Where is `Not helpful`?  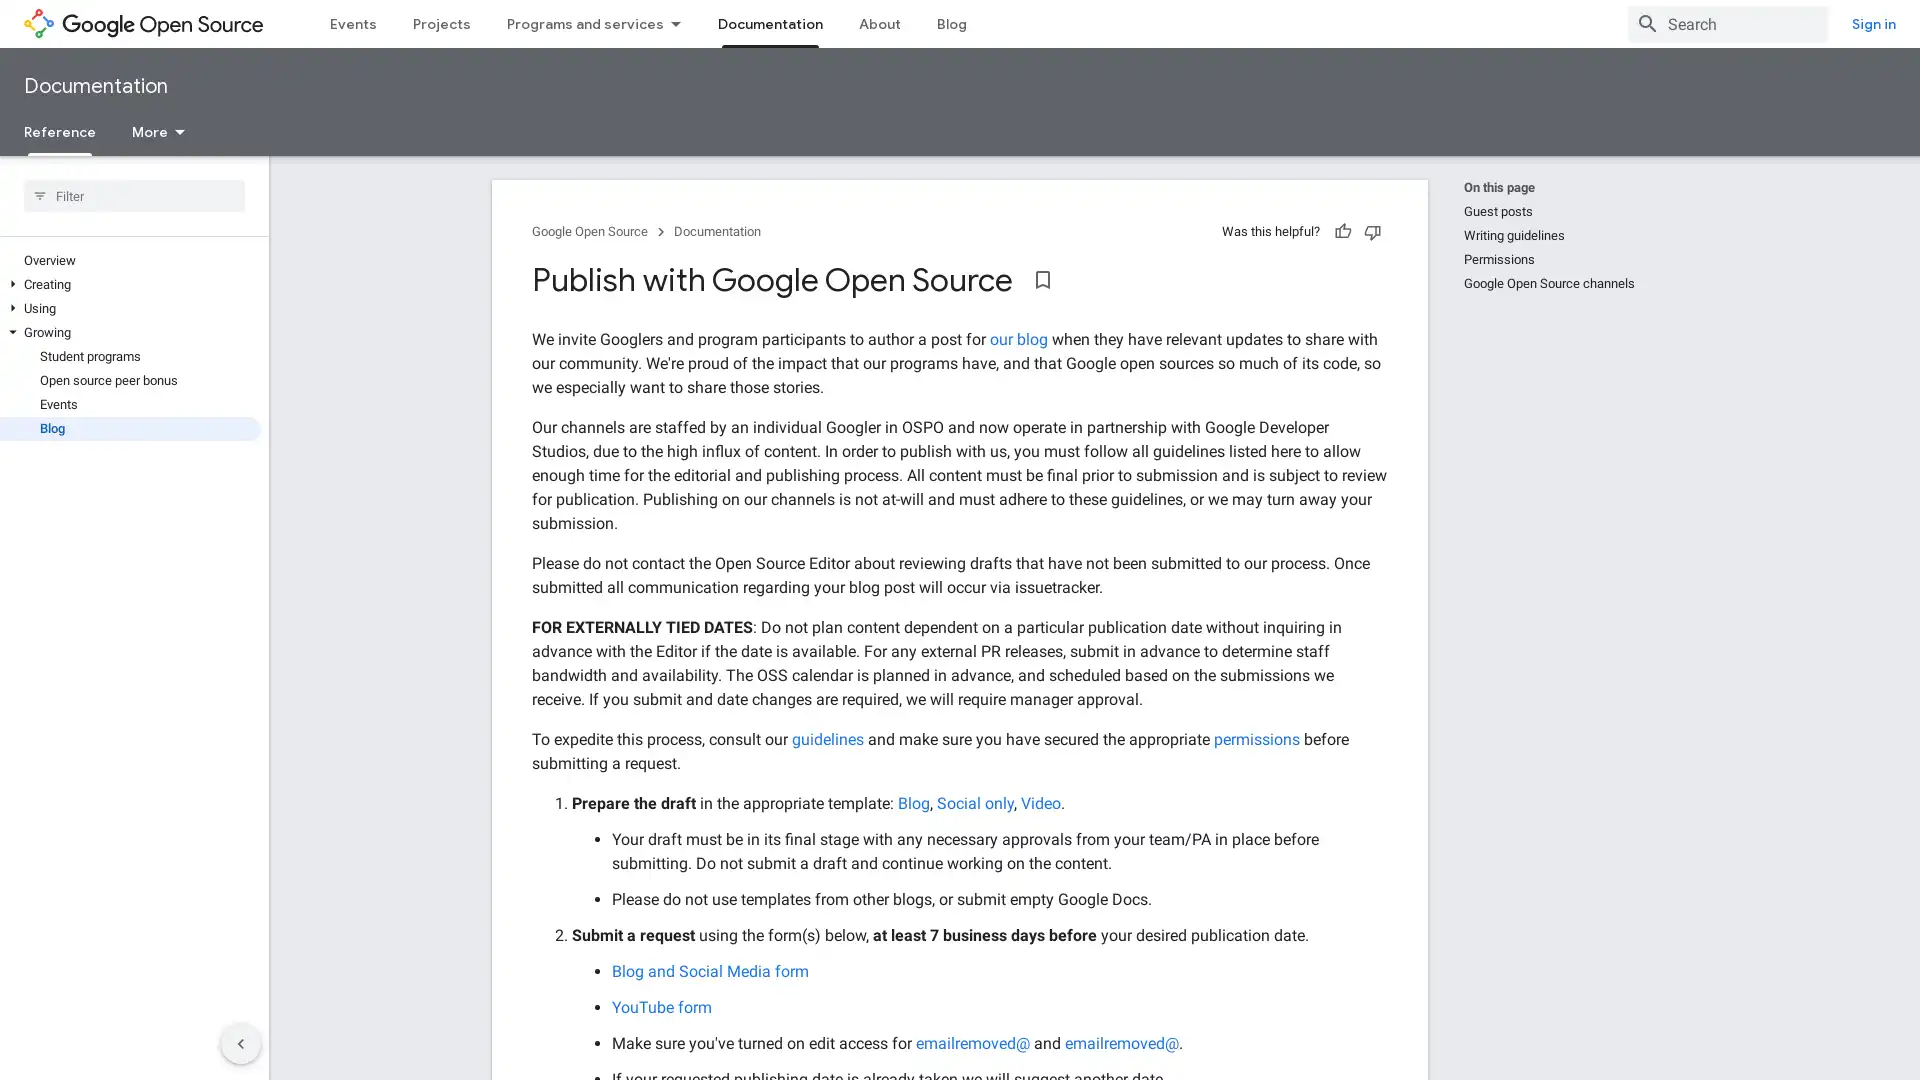 Not helpful is located at coordinates (1371, 230).